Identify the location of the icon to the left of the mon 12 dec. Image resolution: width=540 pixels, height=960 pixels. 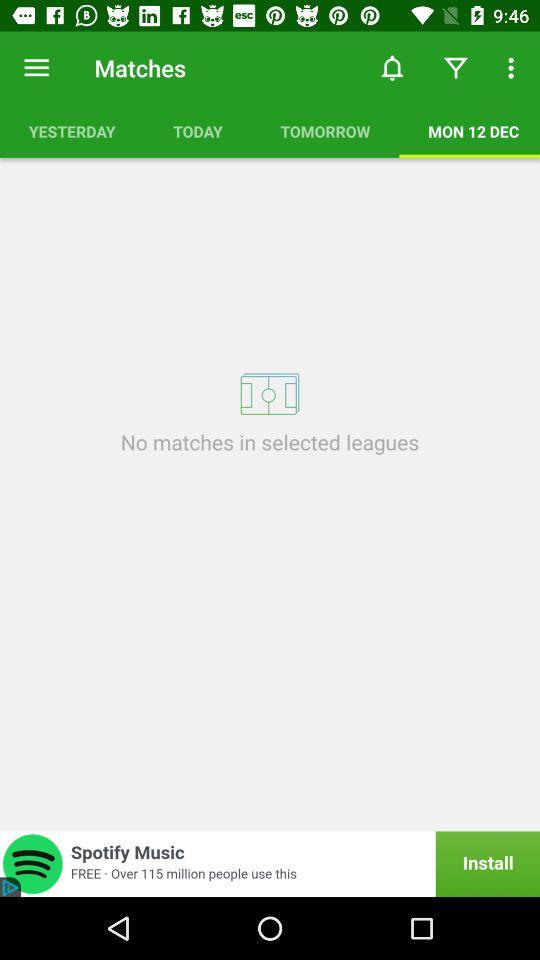
(325, 130).